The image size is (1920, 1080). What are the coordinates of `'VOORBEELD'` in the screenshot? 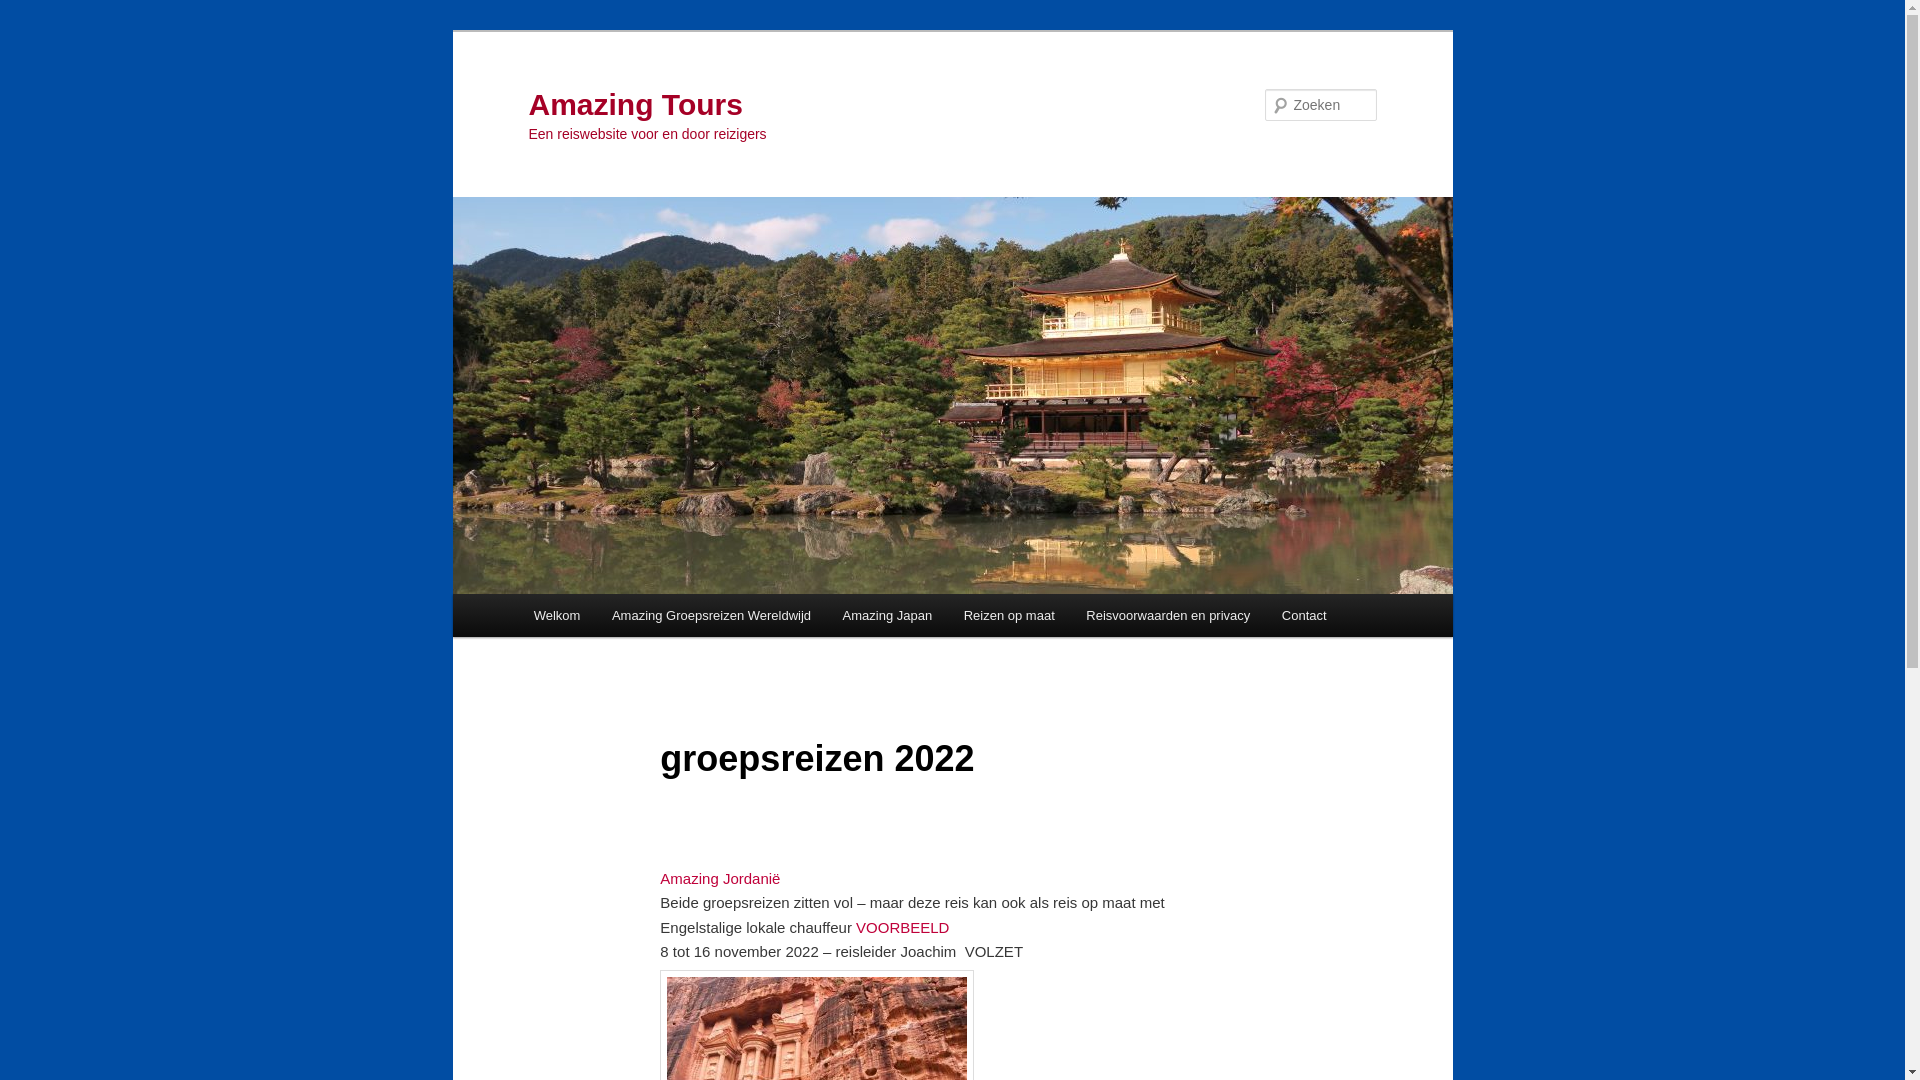 It's located at (855, 927).